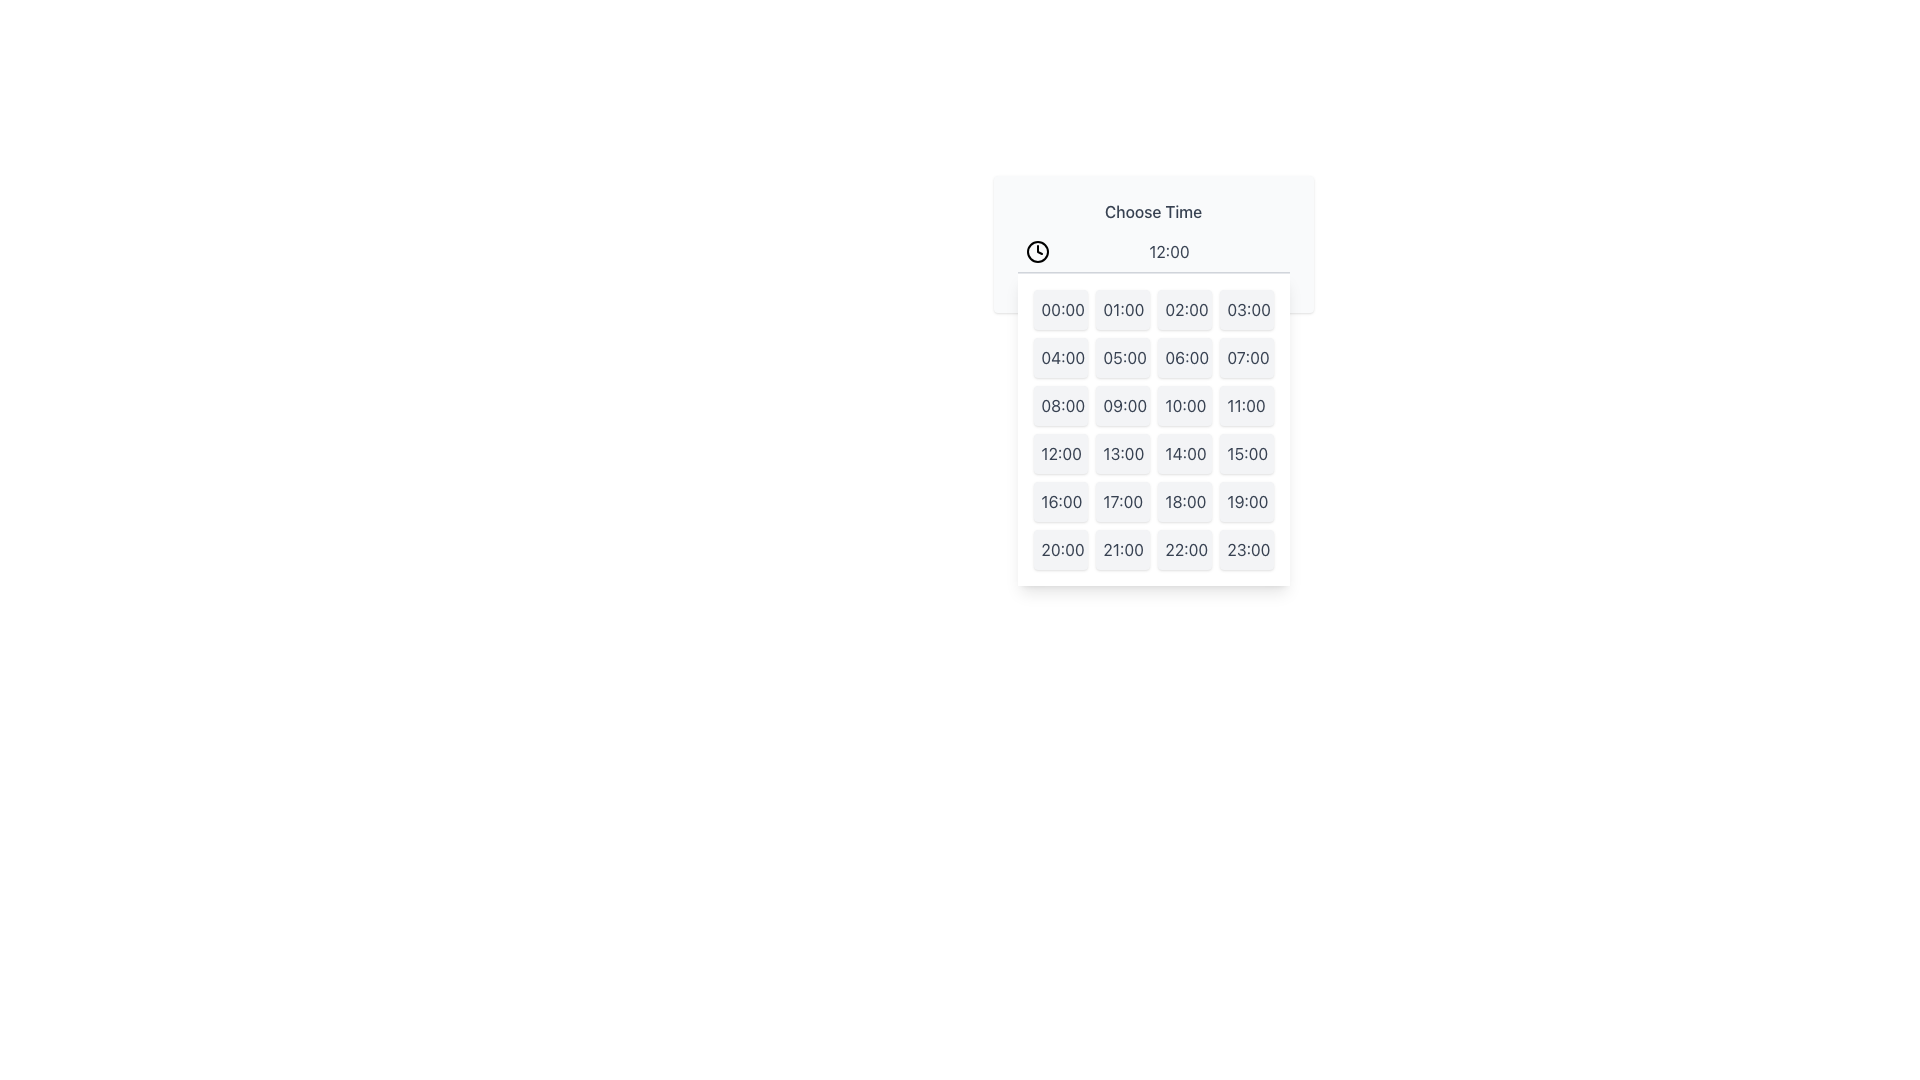 This screenshot has height=1080, width=1920. Describe the element at coordinates (1245, 357) in the screenshot. I see `the button in the grid menu` at that location.